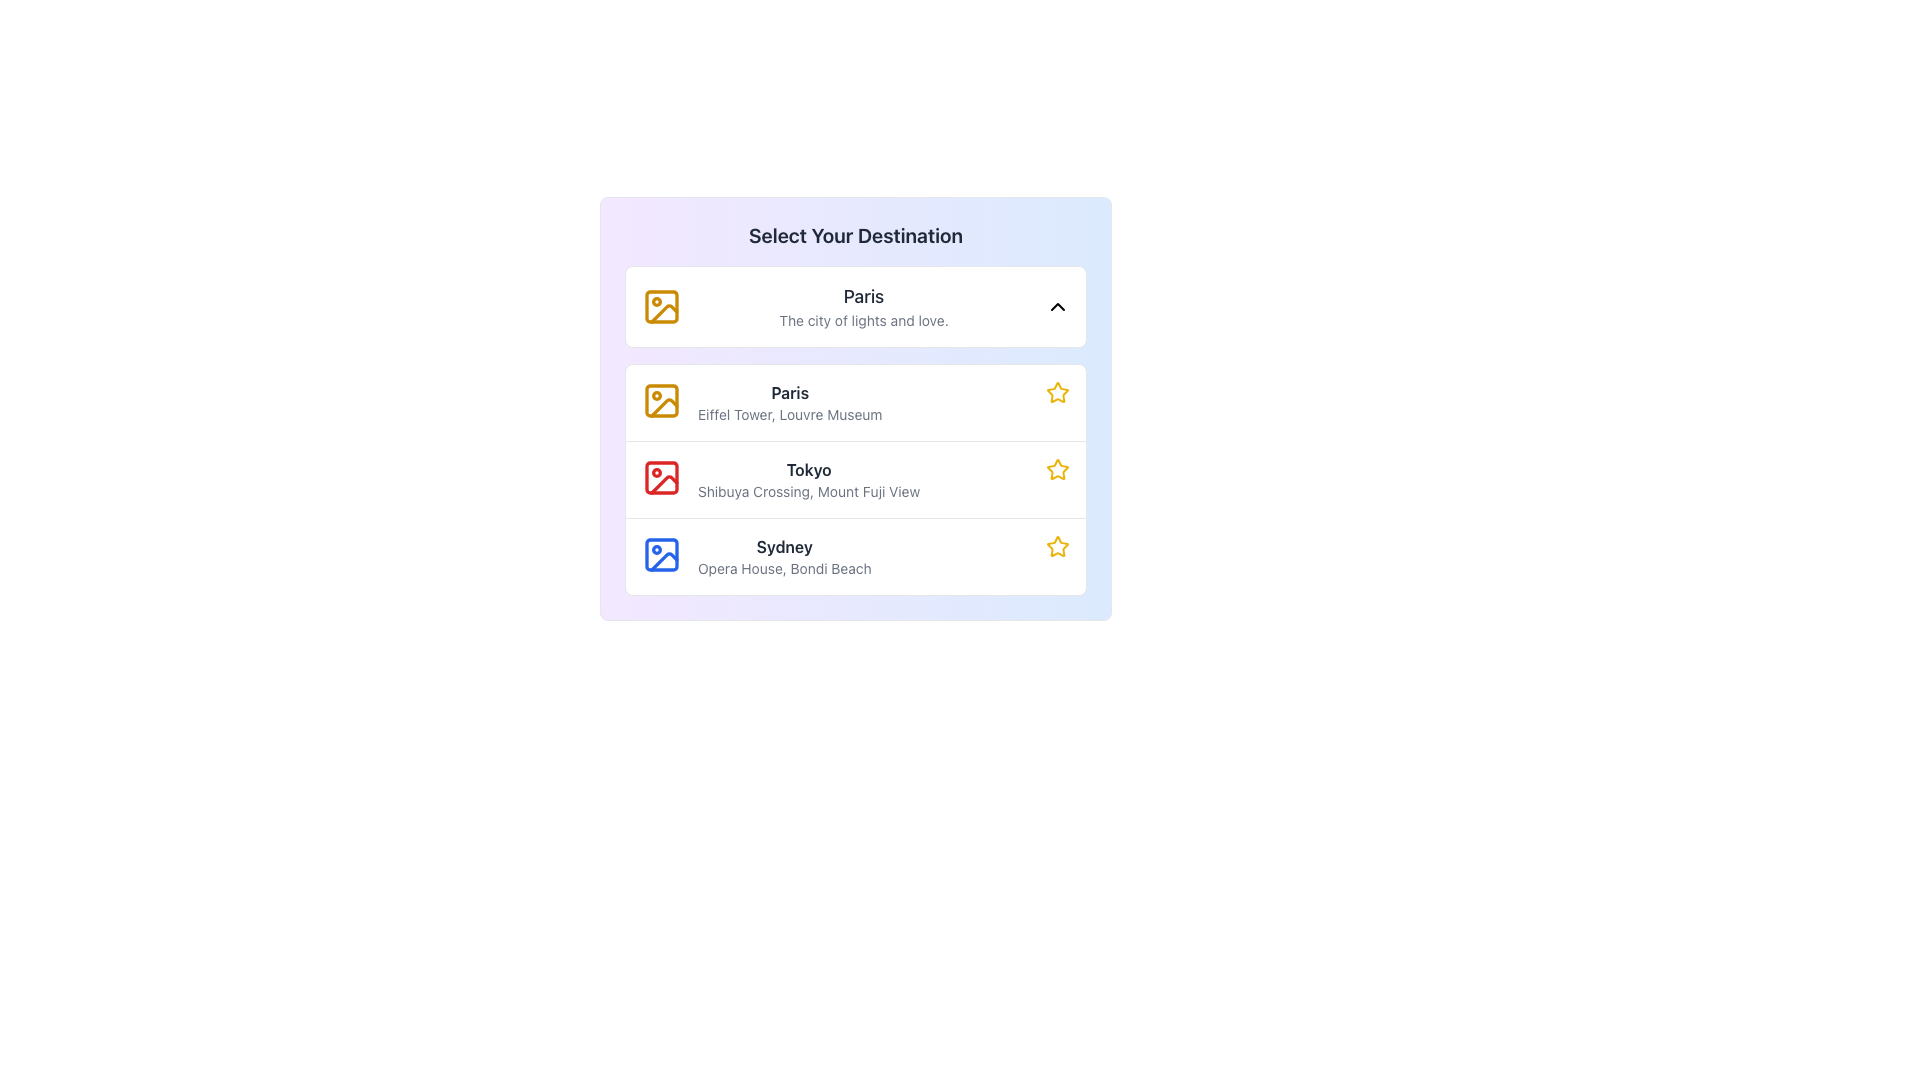  What do you see at coordinates (809, 479) in the screenshot?
I see `the Text Display element indicating 'Tokyo', which is centrally located in the third row of the vertical list in the modal titled 'Select Your Destination'` at bounding box center [809, 479].